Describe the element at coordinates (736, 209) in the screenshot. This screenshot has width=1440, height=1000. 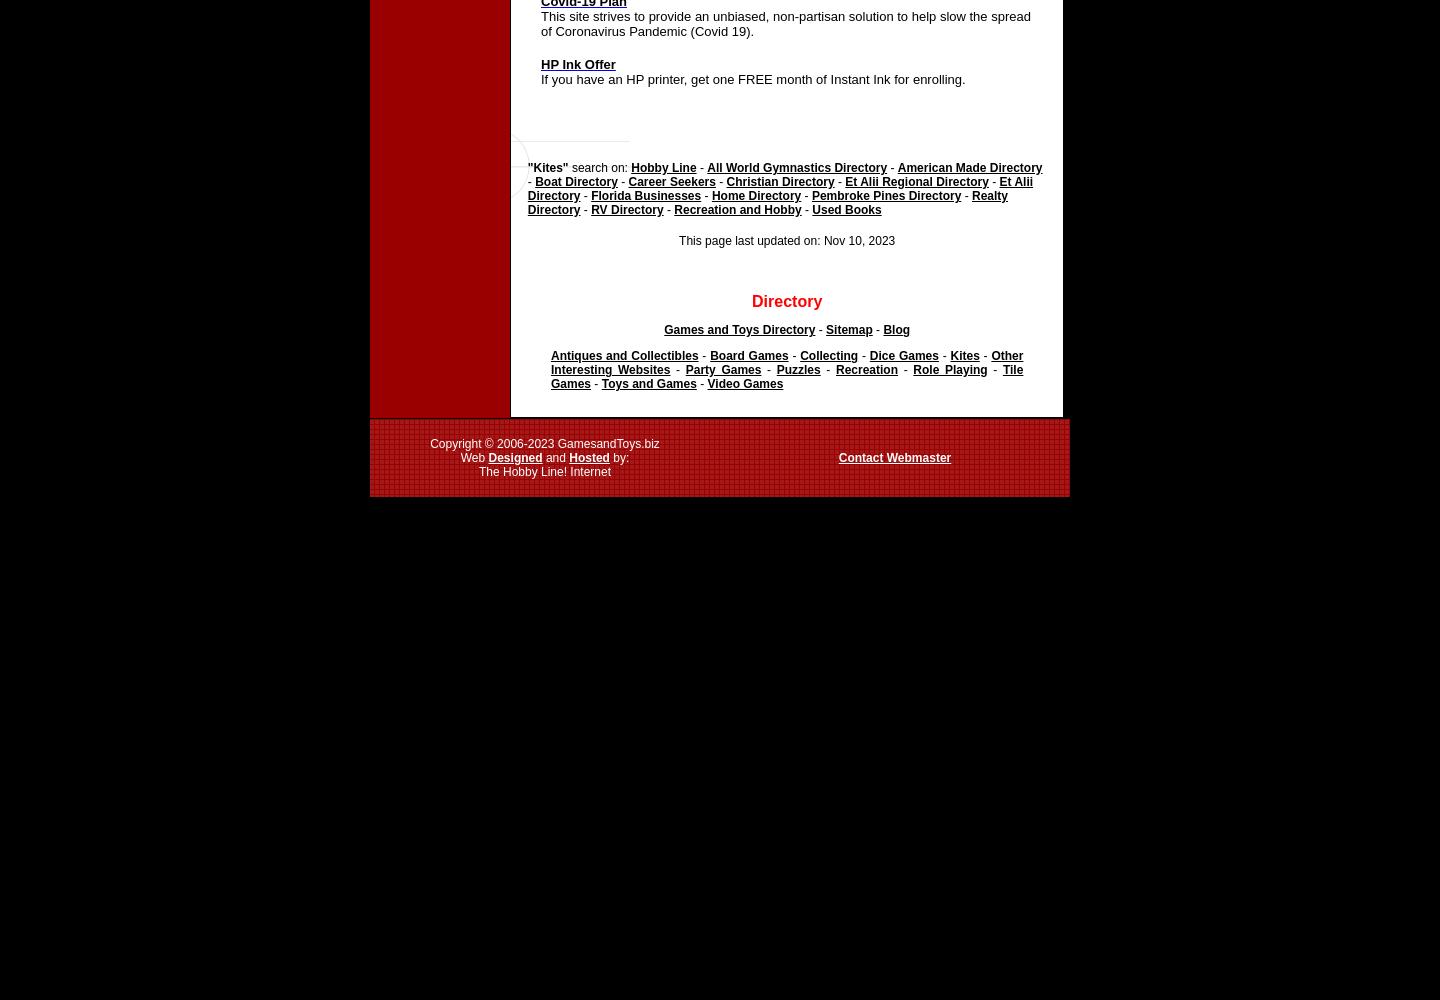
I see `'Recreation and Hobby'` at that location.